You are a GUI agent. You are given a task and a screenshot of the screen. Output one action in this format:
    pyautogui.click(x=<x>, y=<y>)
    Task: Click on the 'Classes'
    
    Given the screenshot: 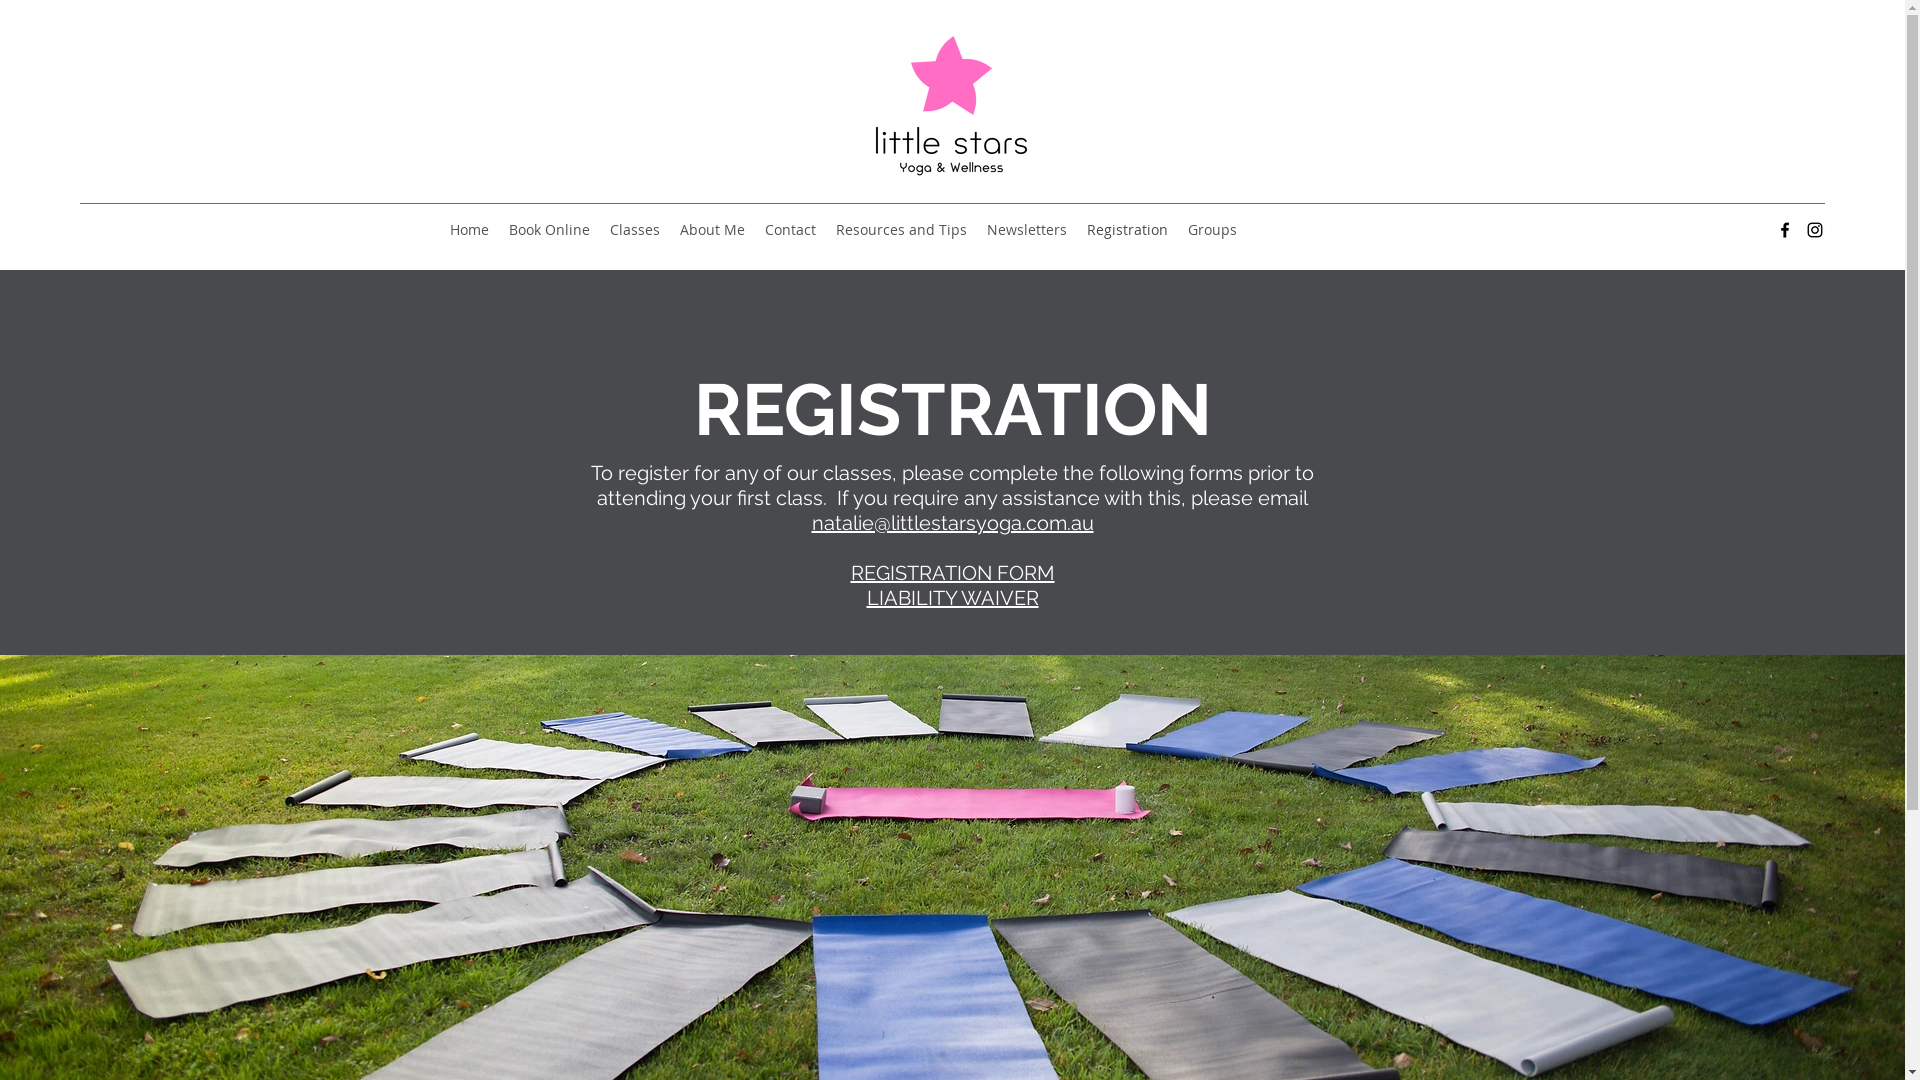 What is the action you would take?
    pyautogui.click(x=633, y=229)
    